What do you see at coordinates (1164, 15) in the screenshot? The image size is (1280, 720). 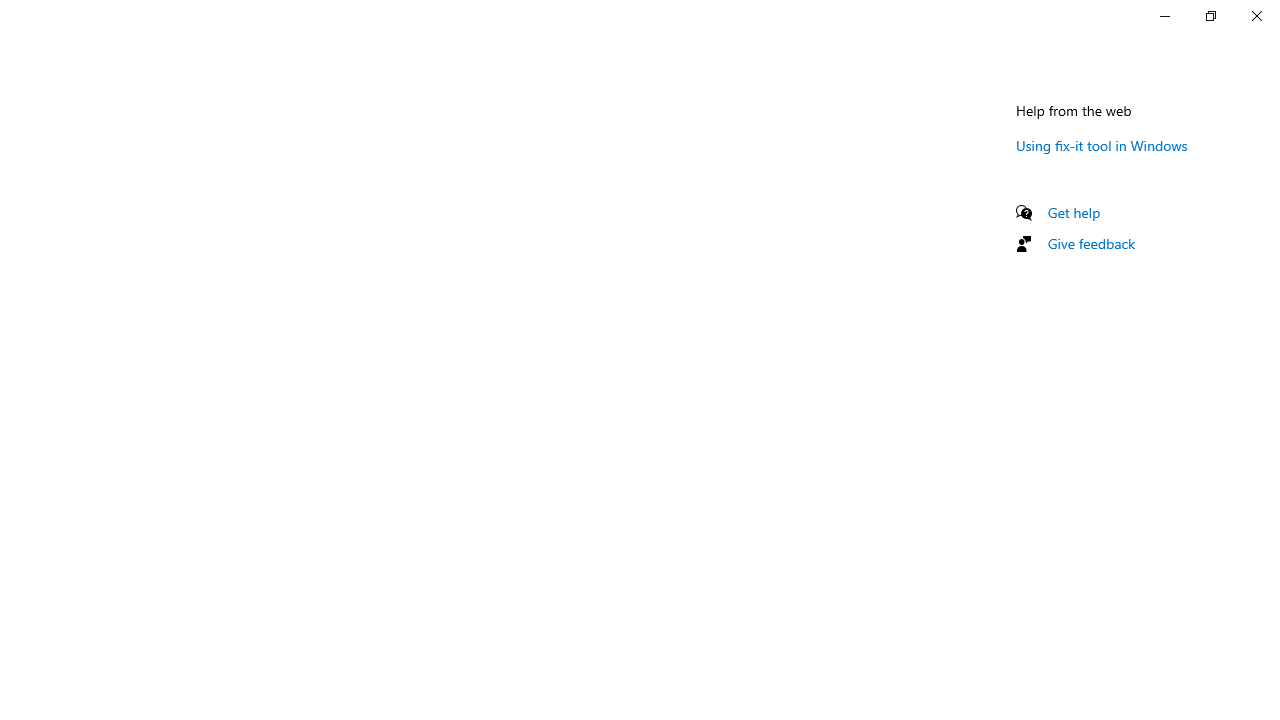 I see `'Minimize Settings'` at bounding box center [1164, 15].